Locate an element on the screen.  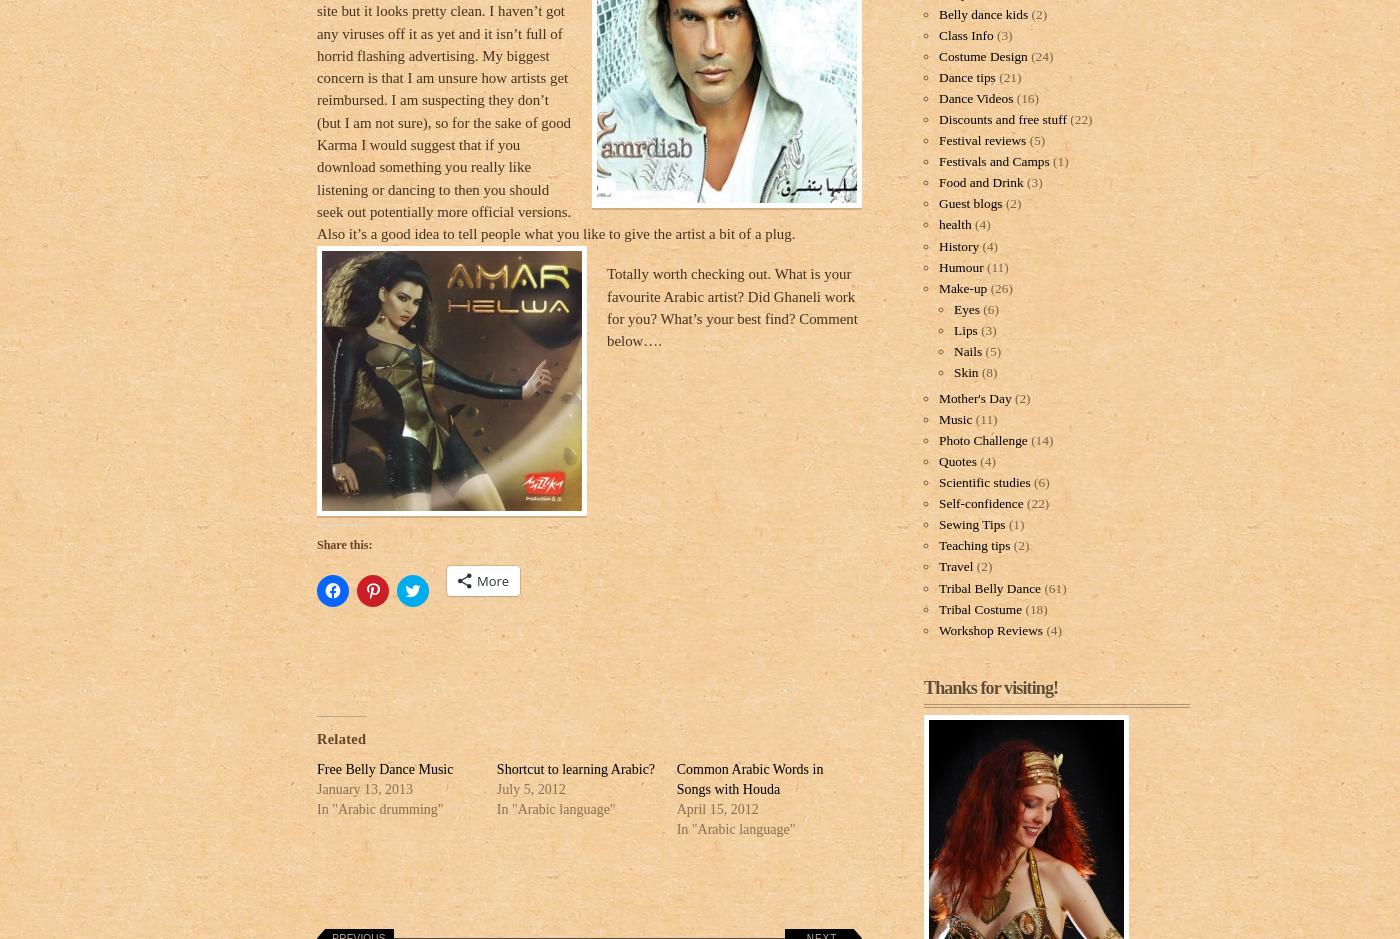
'(61)' is located at coordinates (1053, 587).